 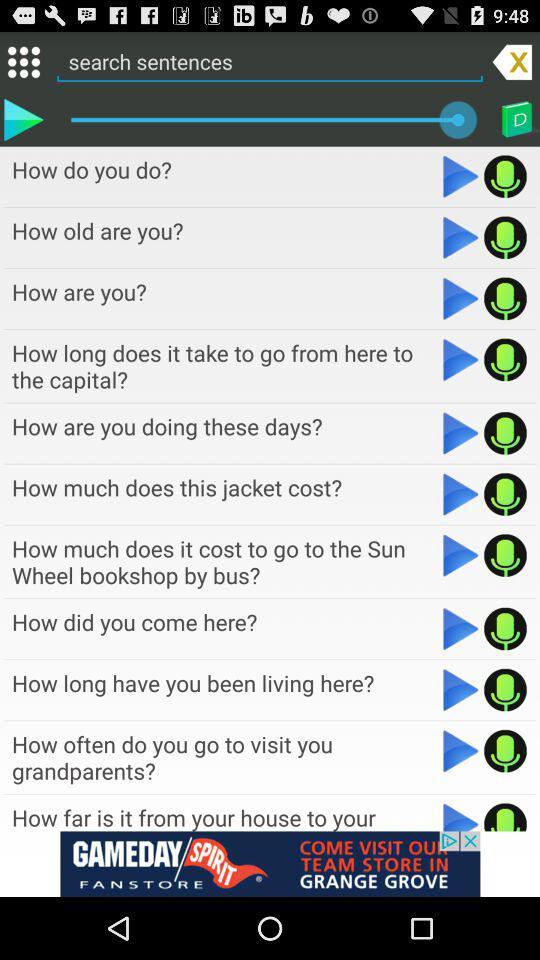 I want to click on this sentence, so click(x=461, y=816).